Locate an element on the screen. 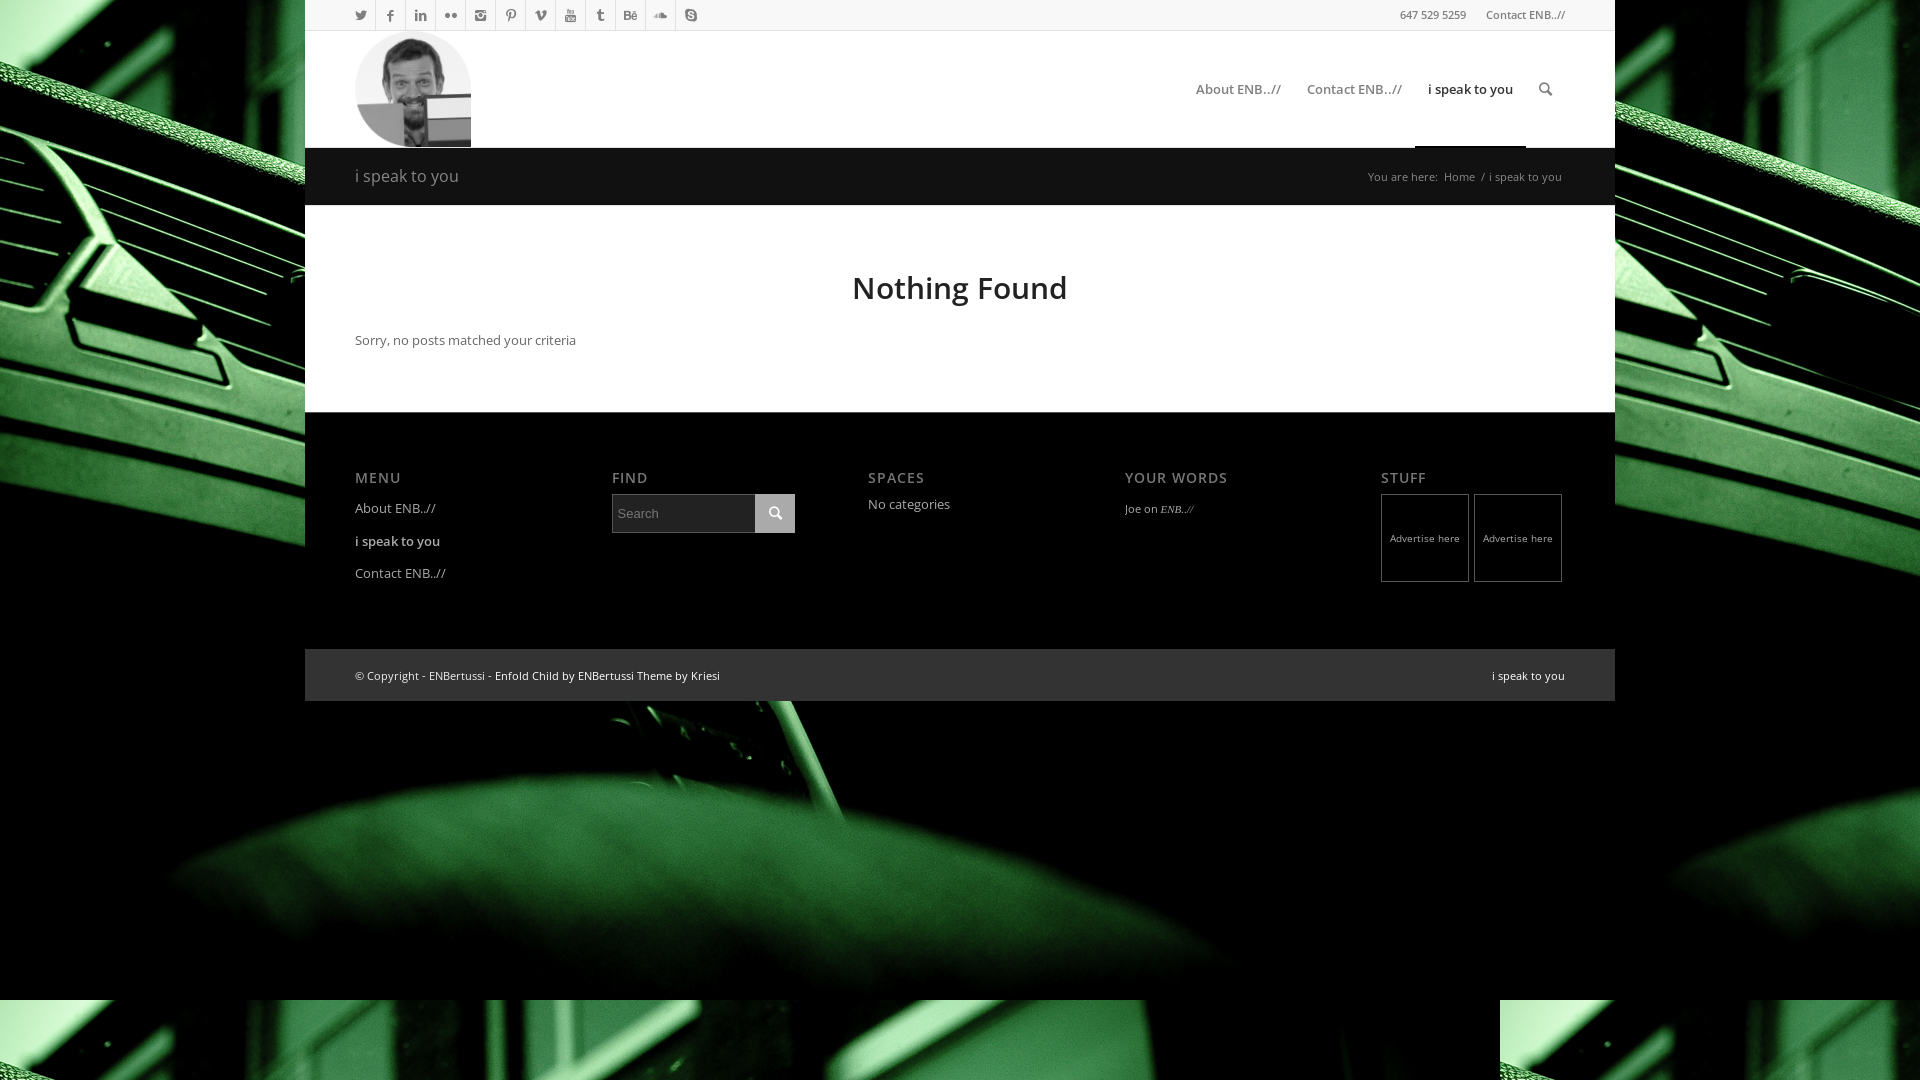  'Contact ENB..//' is located at coordinates (445, 574).